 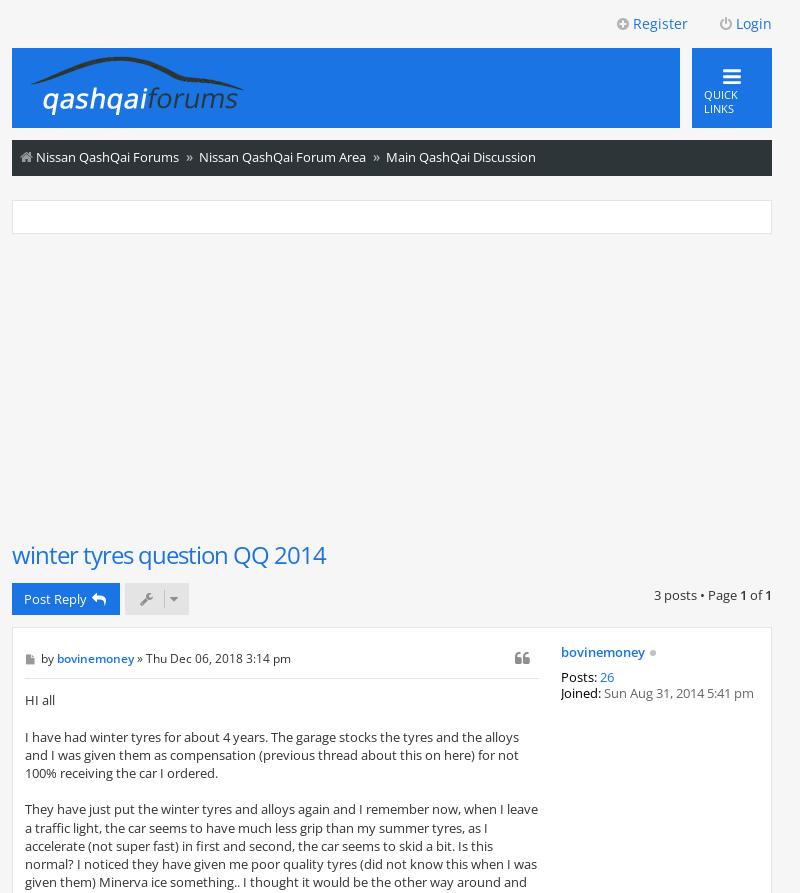 I want to click on 'by', so click(x=47, y=657).